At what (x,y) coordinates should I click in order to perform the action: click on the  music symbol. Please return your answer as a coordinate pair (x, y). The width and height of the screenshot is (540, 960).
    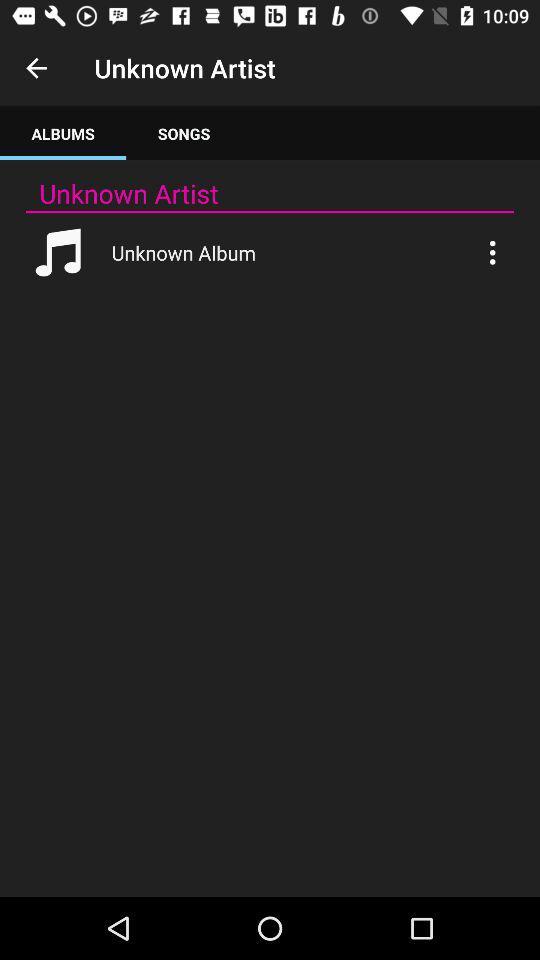
    Looking at the image, I should click on (59, 251).